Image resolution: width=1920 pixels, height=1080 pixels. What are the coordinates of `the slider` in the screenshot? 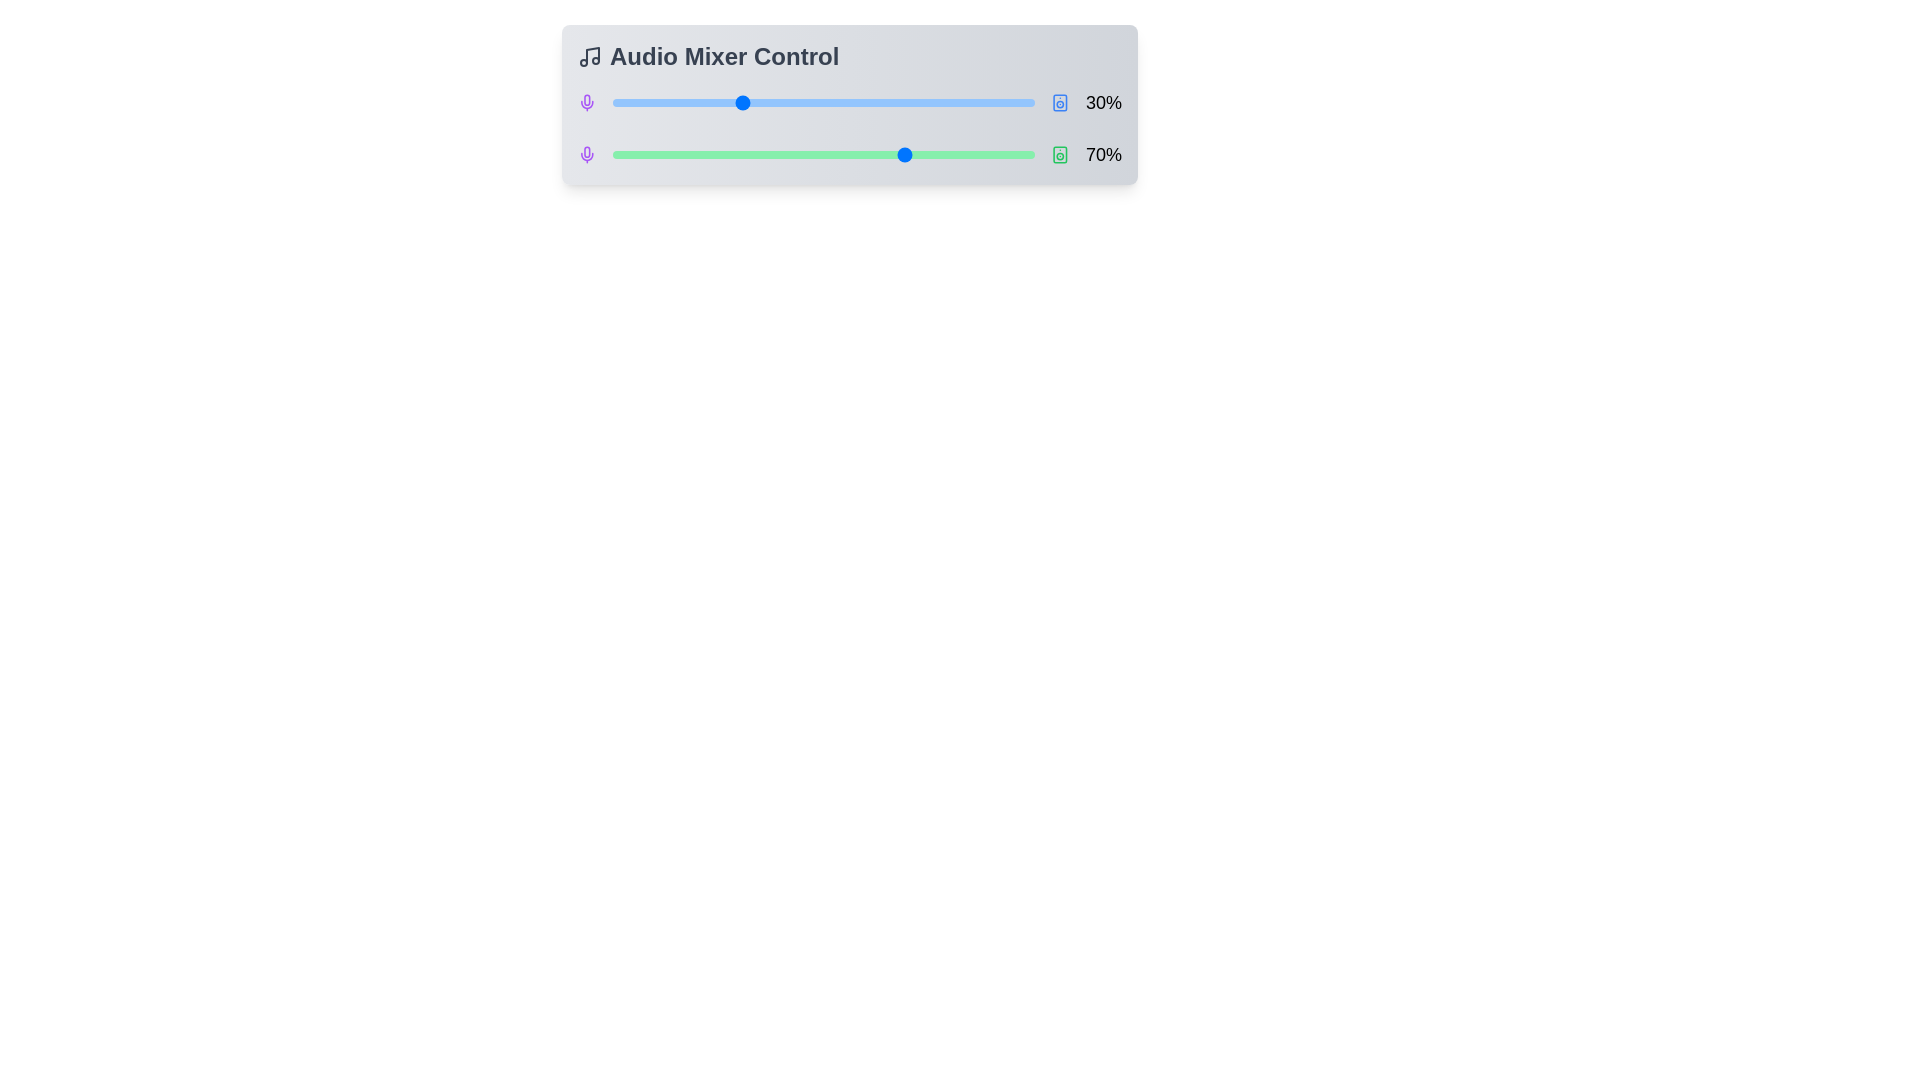 It's located at (862, 153).